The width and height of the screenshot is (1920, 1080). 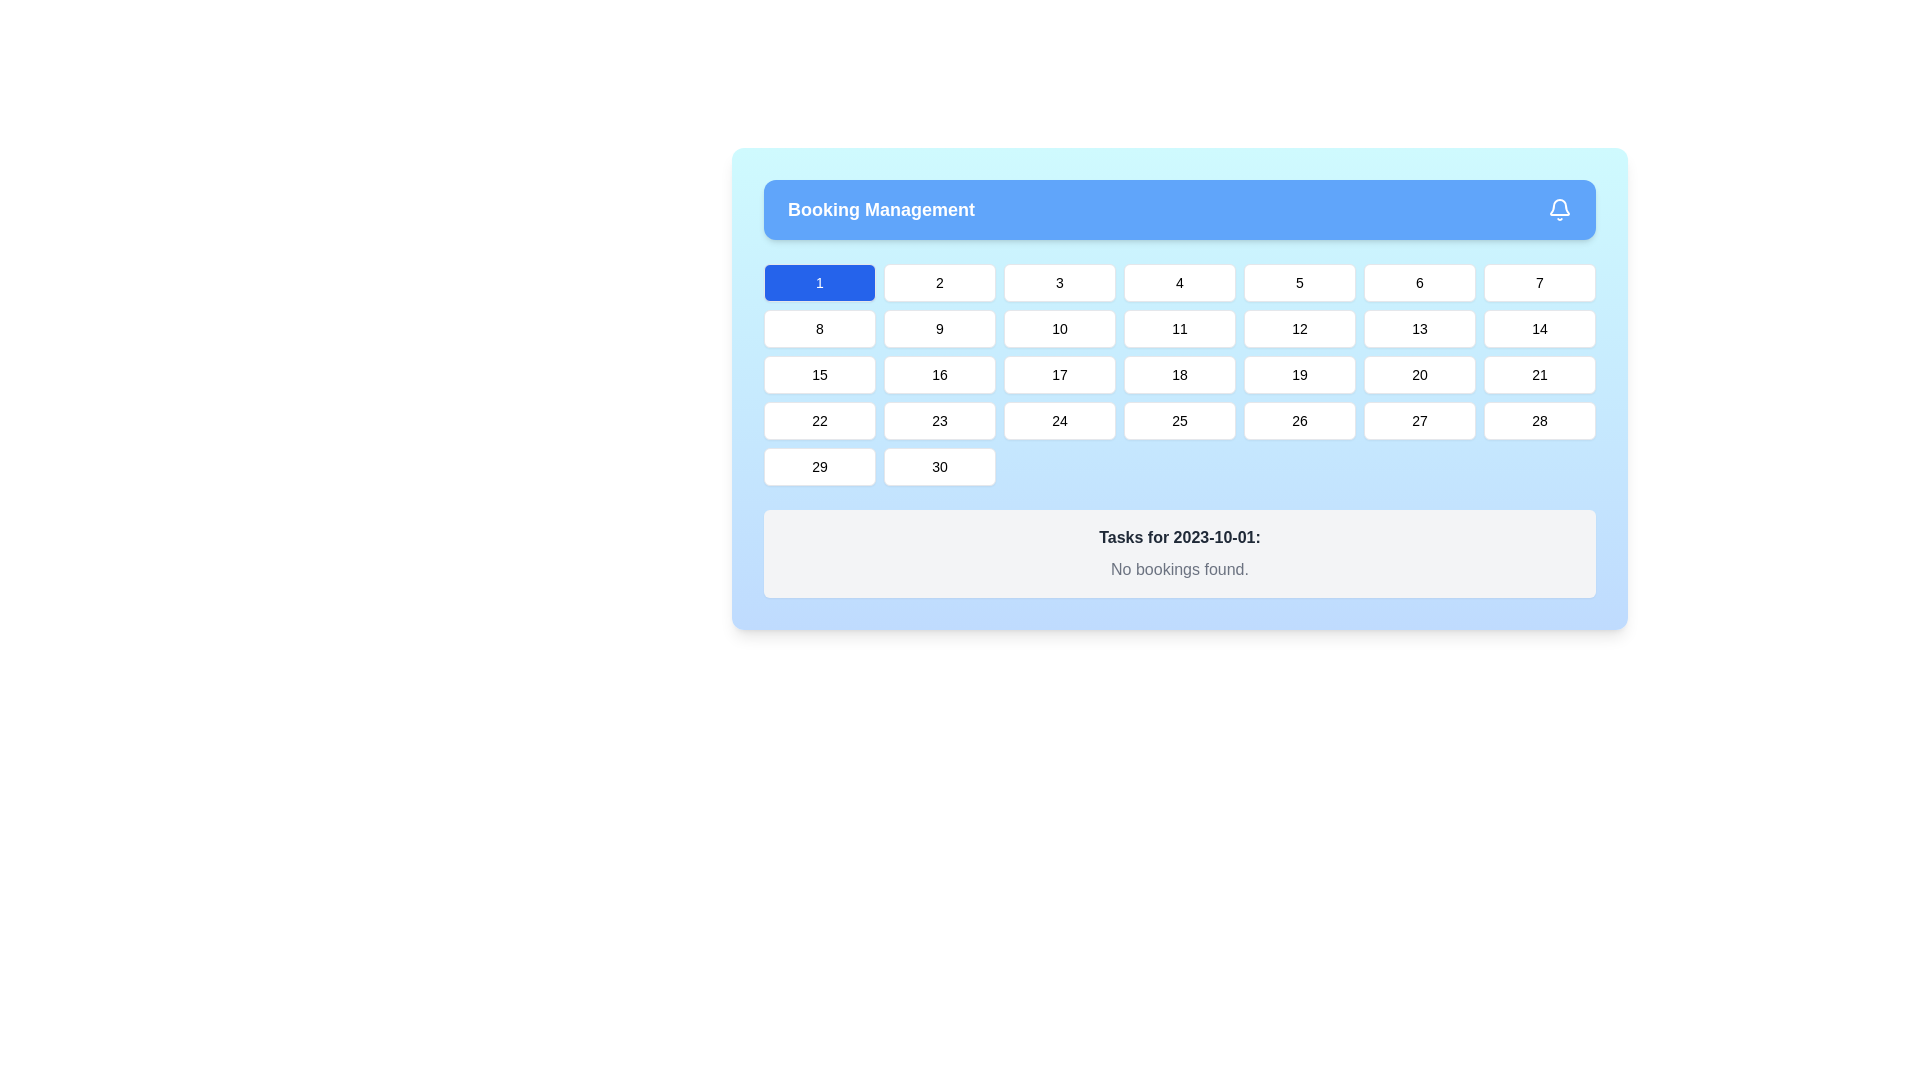 I want to click on the button representing the date '5' in the Booking Management grid, so click(x=1300, y=282).